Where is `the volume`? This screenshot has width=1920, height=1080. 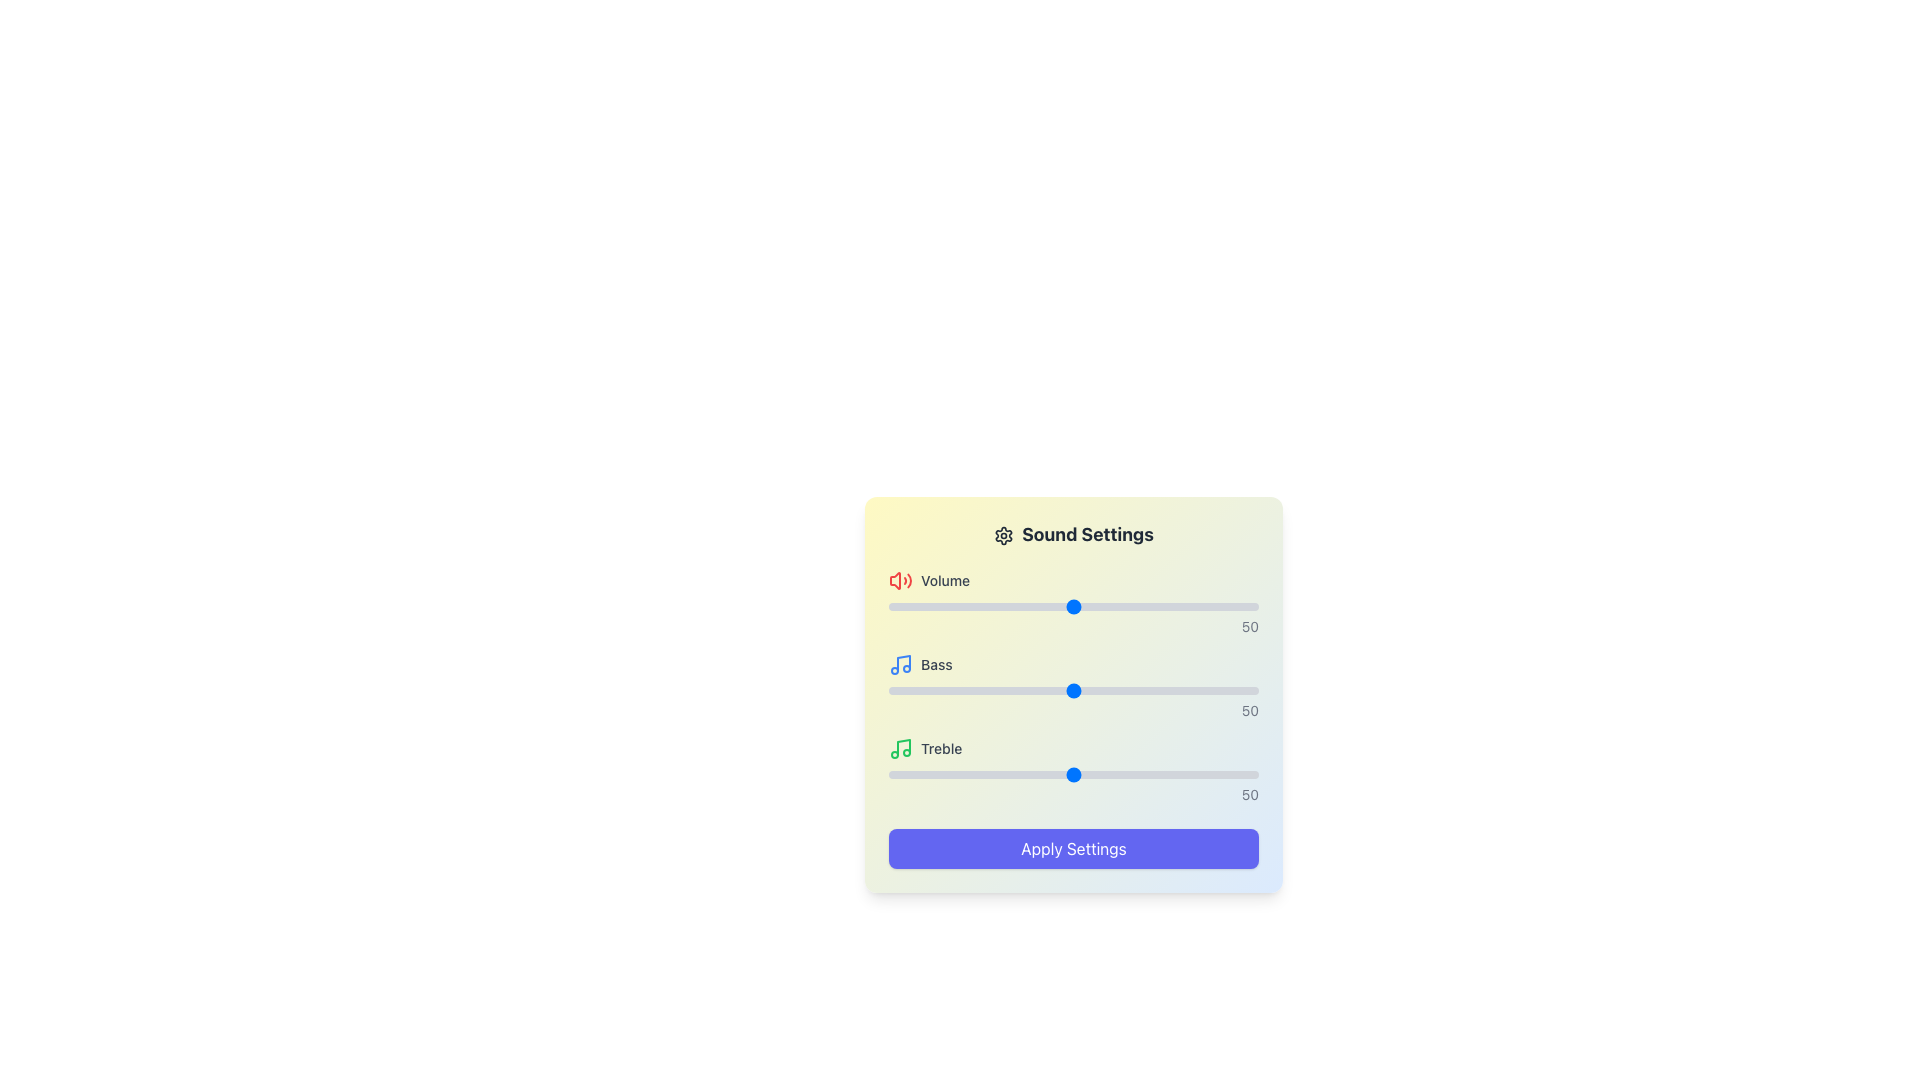
the volume is located at coordinates (1199, 605).